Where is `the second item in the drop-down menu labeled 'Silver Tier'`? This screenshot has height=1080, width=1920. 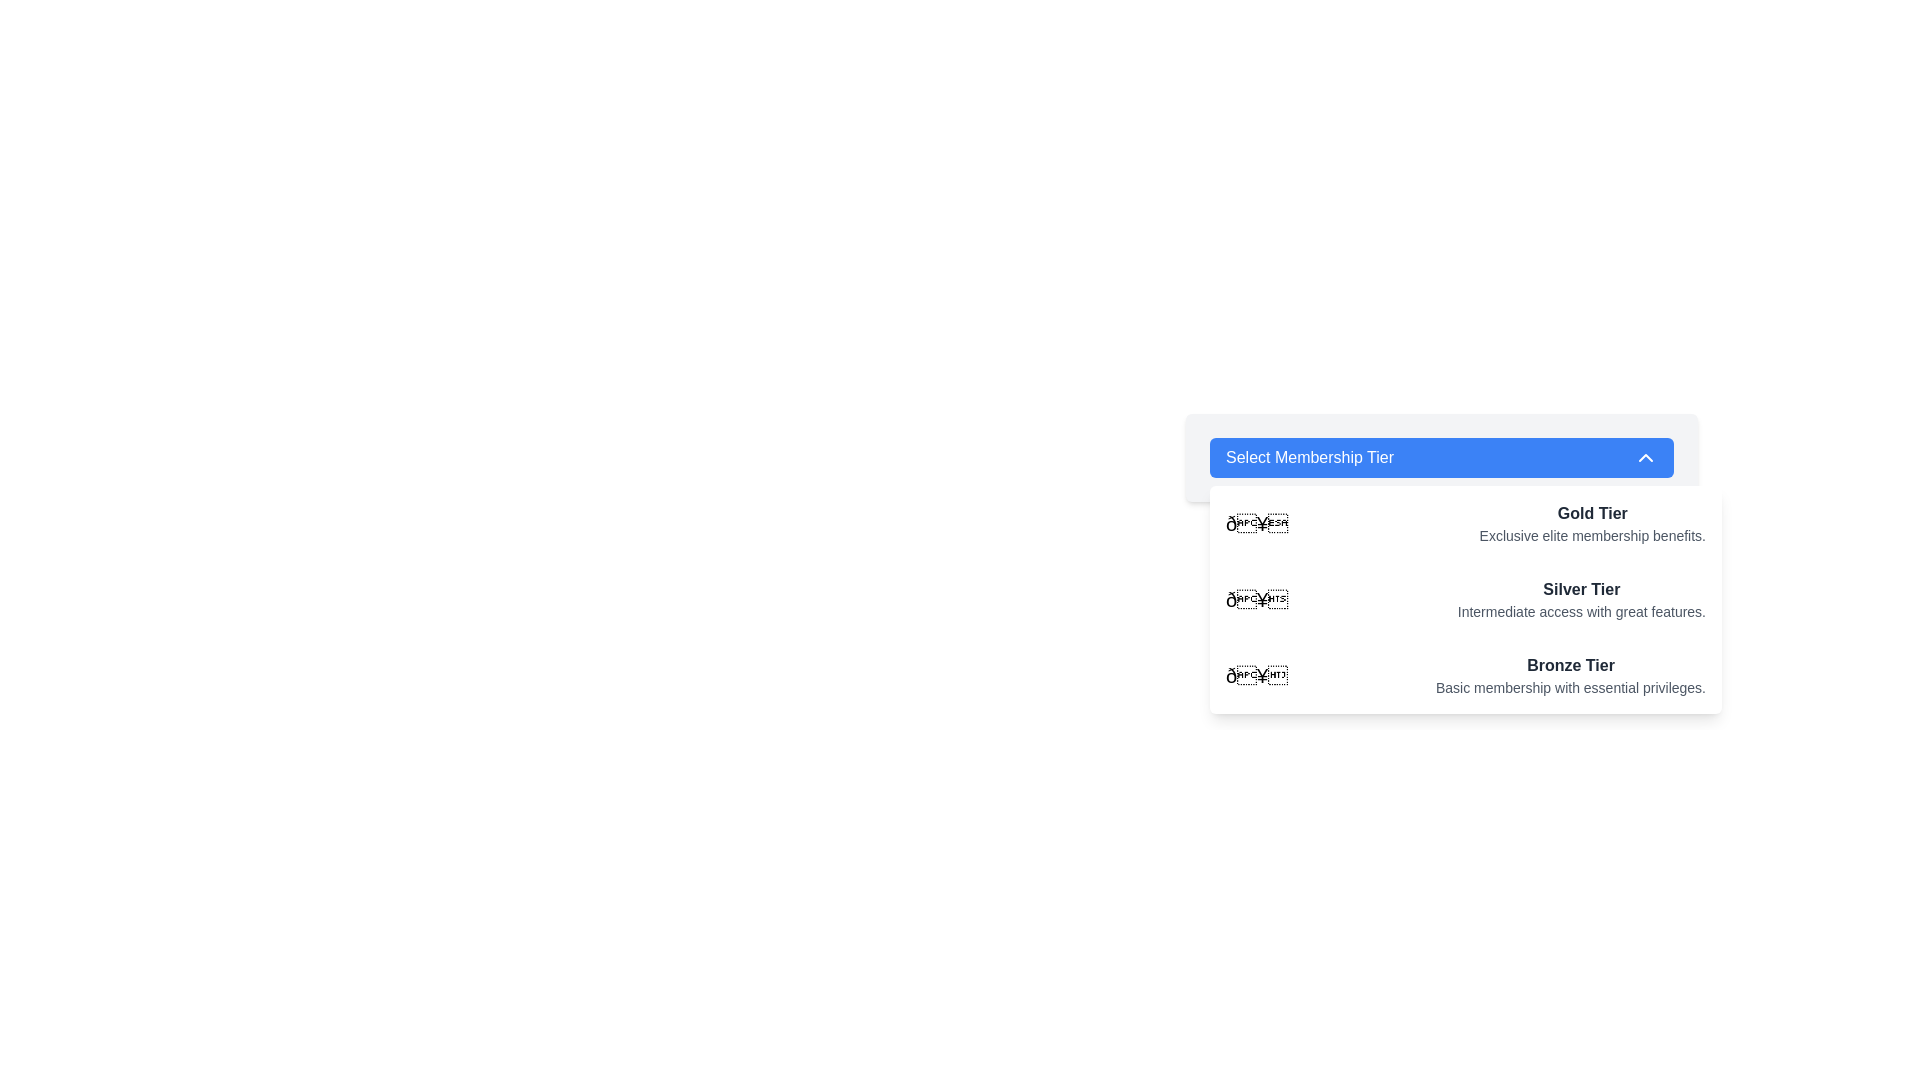 the second item in the drop-down menu labeled 'Silver Tier' is located at coordinates (1465, 599).